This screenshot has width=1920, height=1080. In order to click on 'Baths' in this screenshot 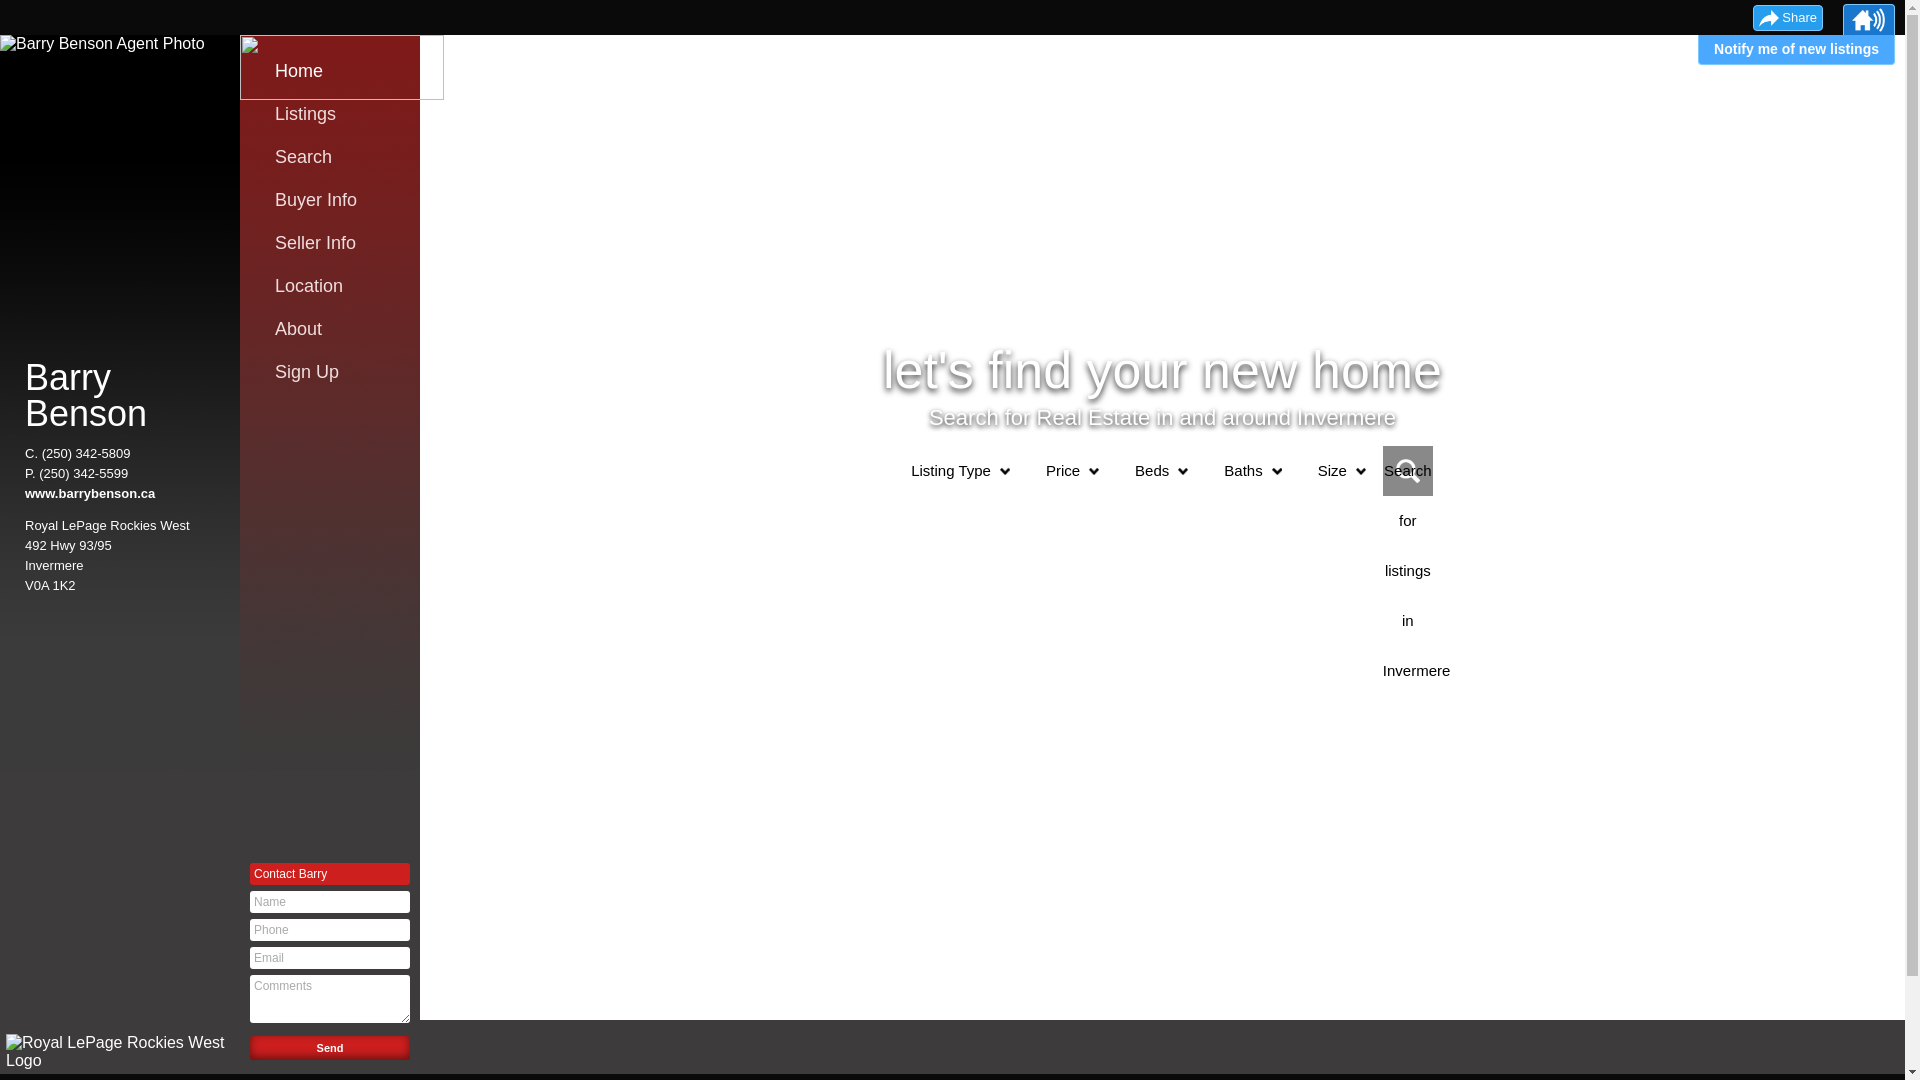, I will do `click(1242, 470)`.